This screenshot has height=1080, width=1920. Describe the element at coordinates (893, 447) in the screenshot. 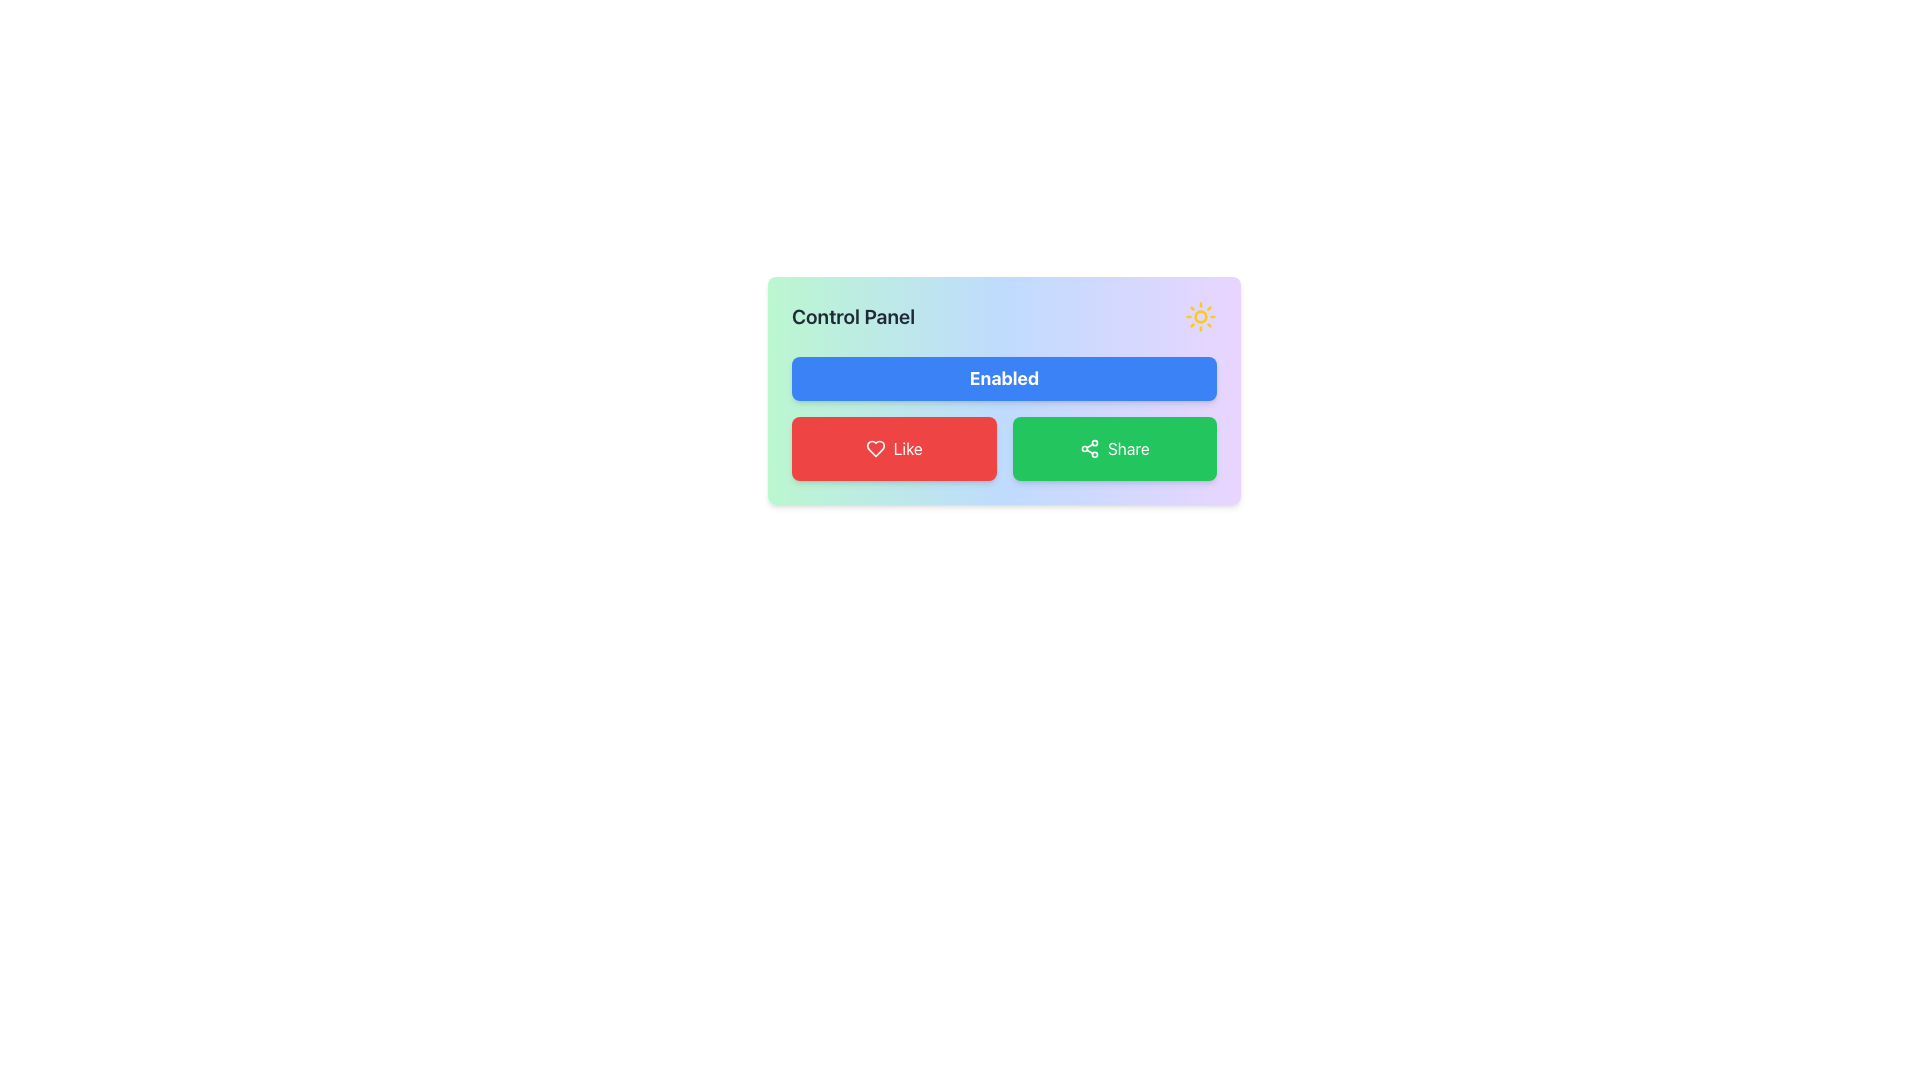

I see `the 'Like' button, which has a red background, a heart icon, and white text located in the lower left corner of the grid` at that location.